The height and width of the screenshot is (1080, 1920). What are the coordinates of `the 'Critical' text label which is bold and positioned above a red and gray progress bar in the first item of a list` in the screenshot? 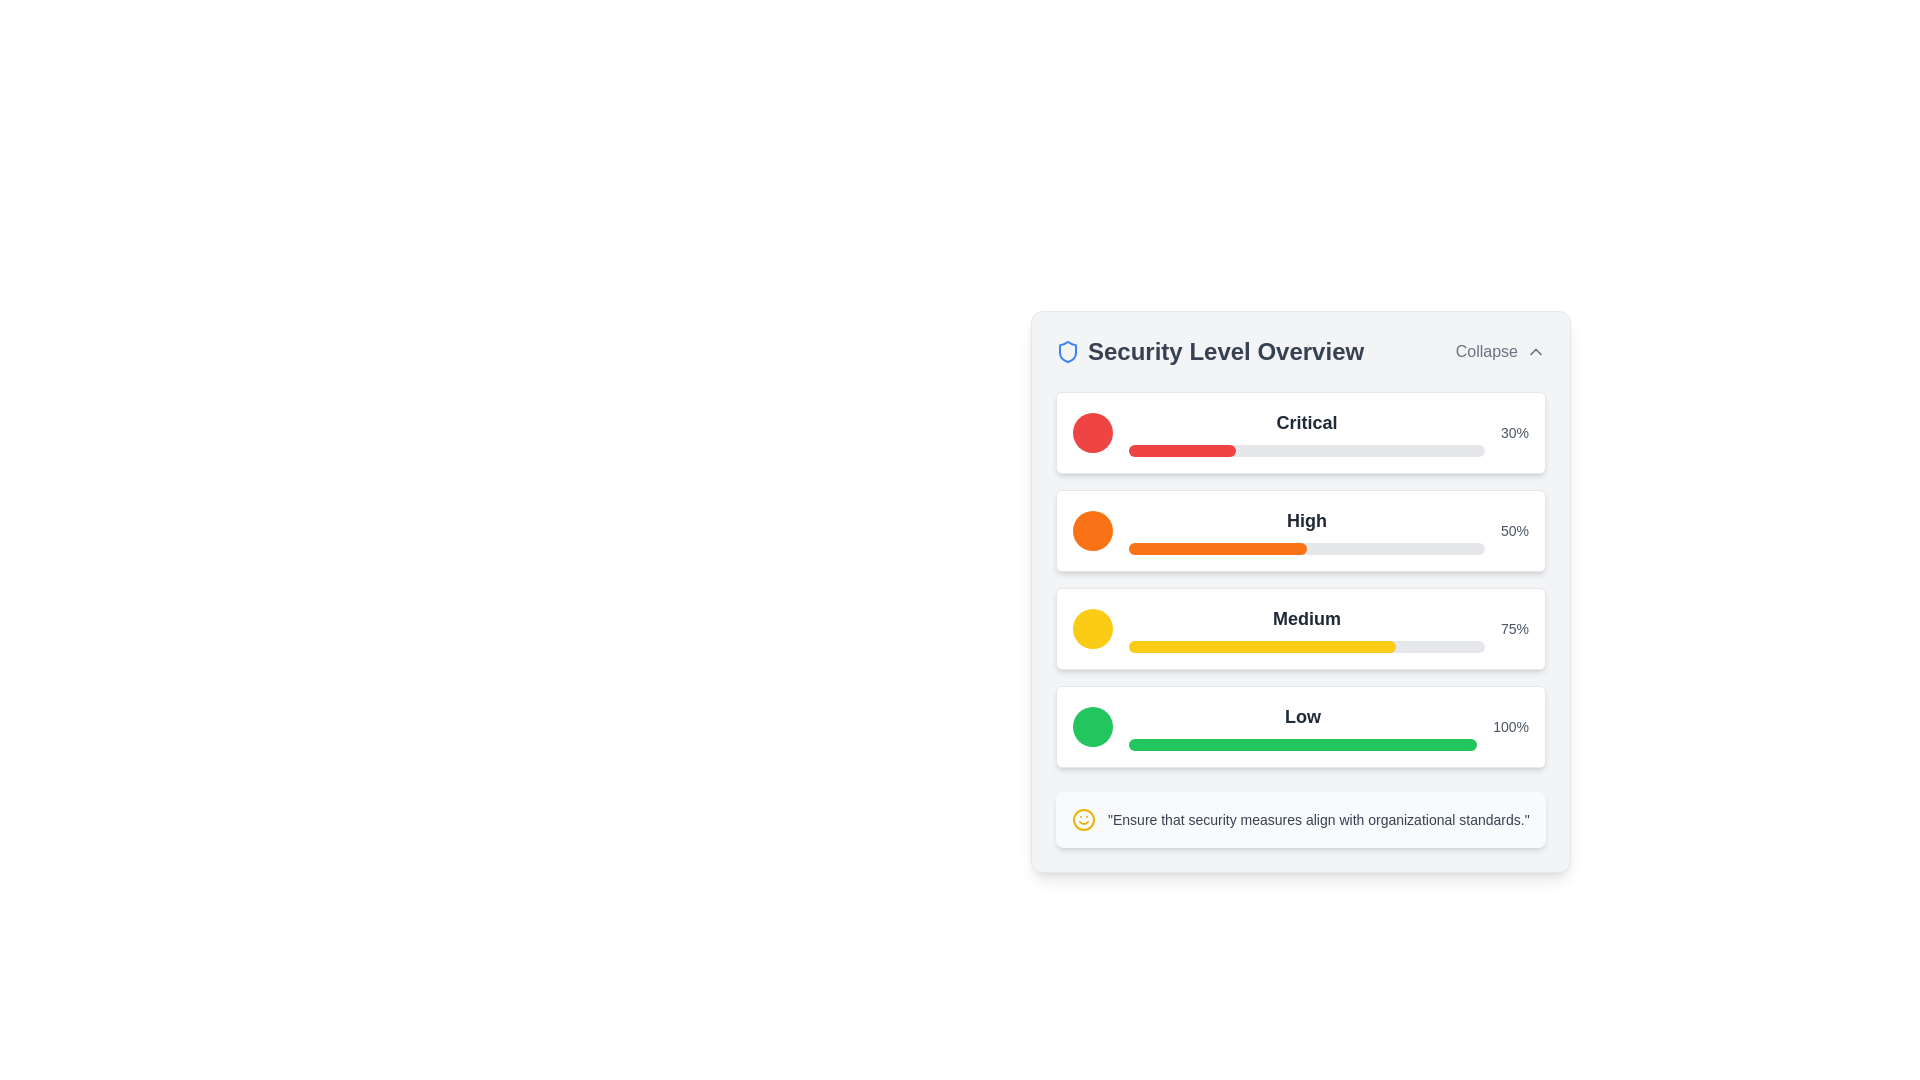 It's located at (1306, 431).